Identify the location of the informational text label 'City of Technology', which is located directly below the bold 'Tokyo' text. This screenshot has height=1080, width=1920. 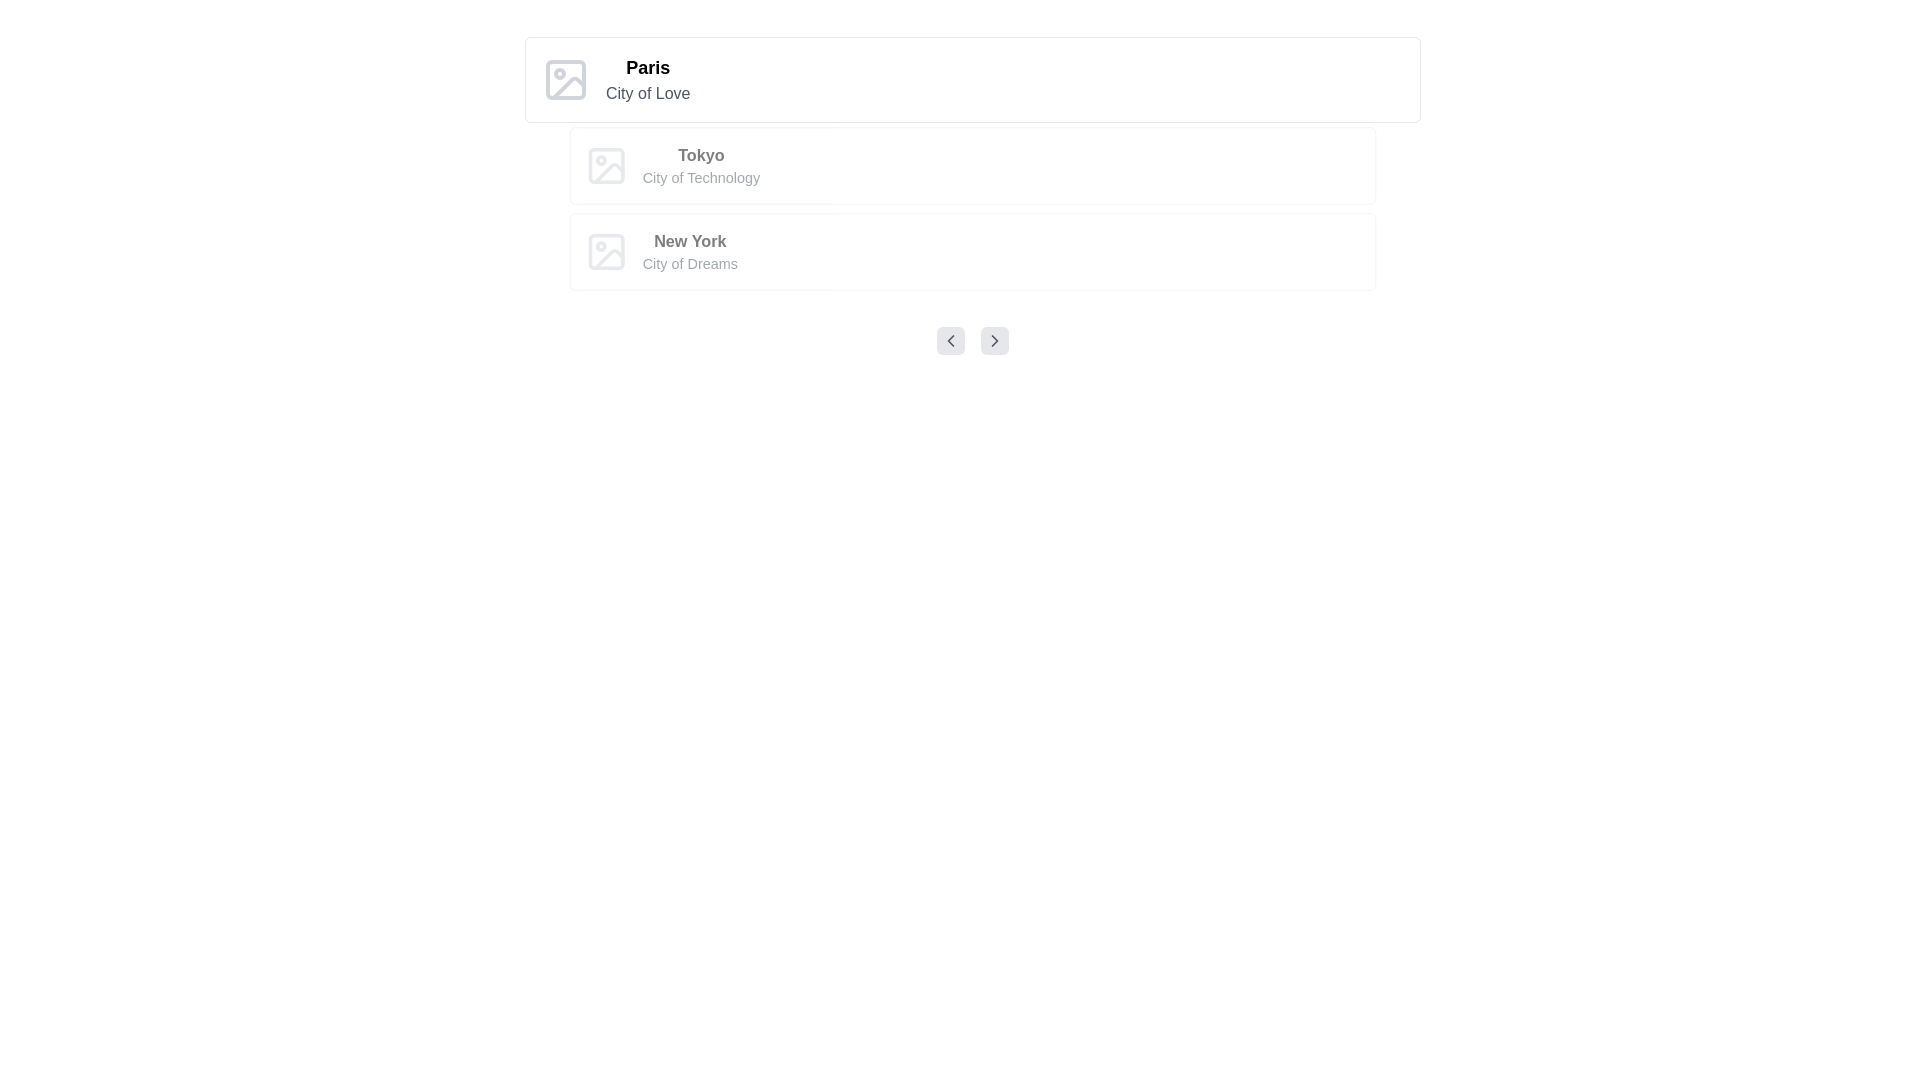
(701, 177).